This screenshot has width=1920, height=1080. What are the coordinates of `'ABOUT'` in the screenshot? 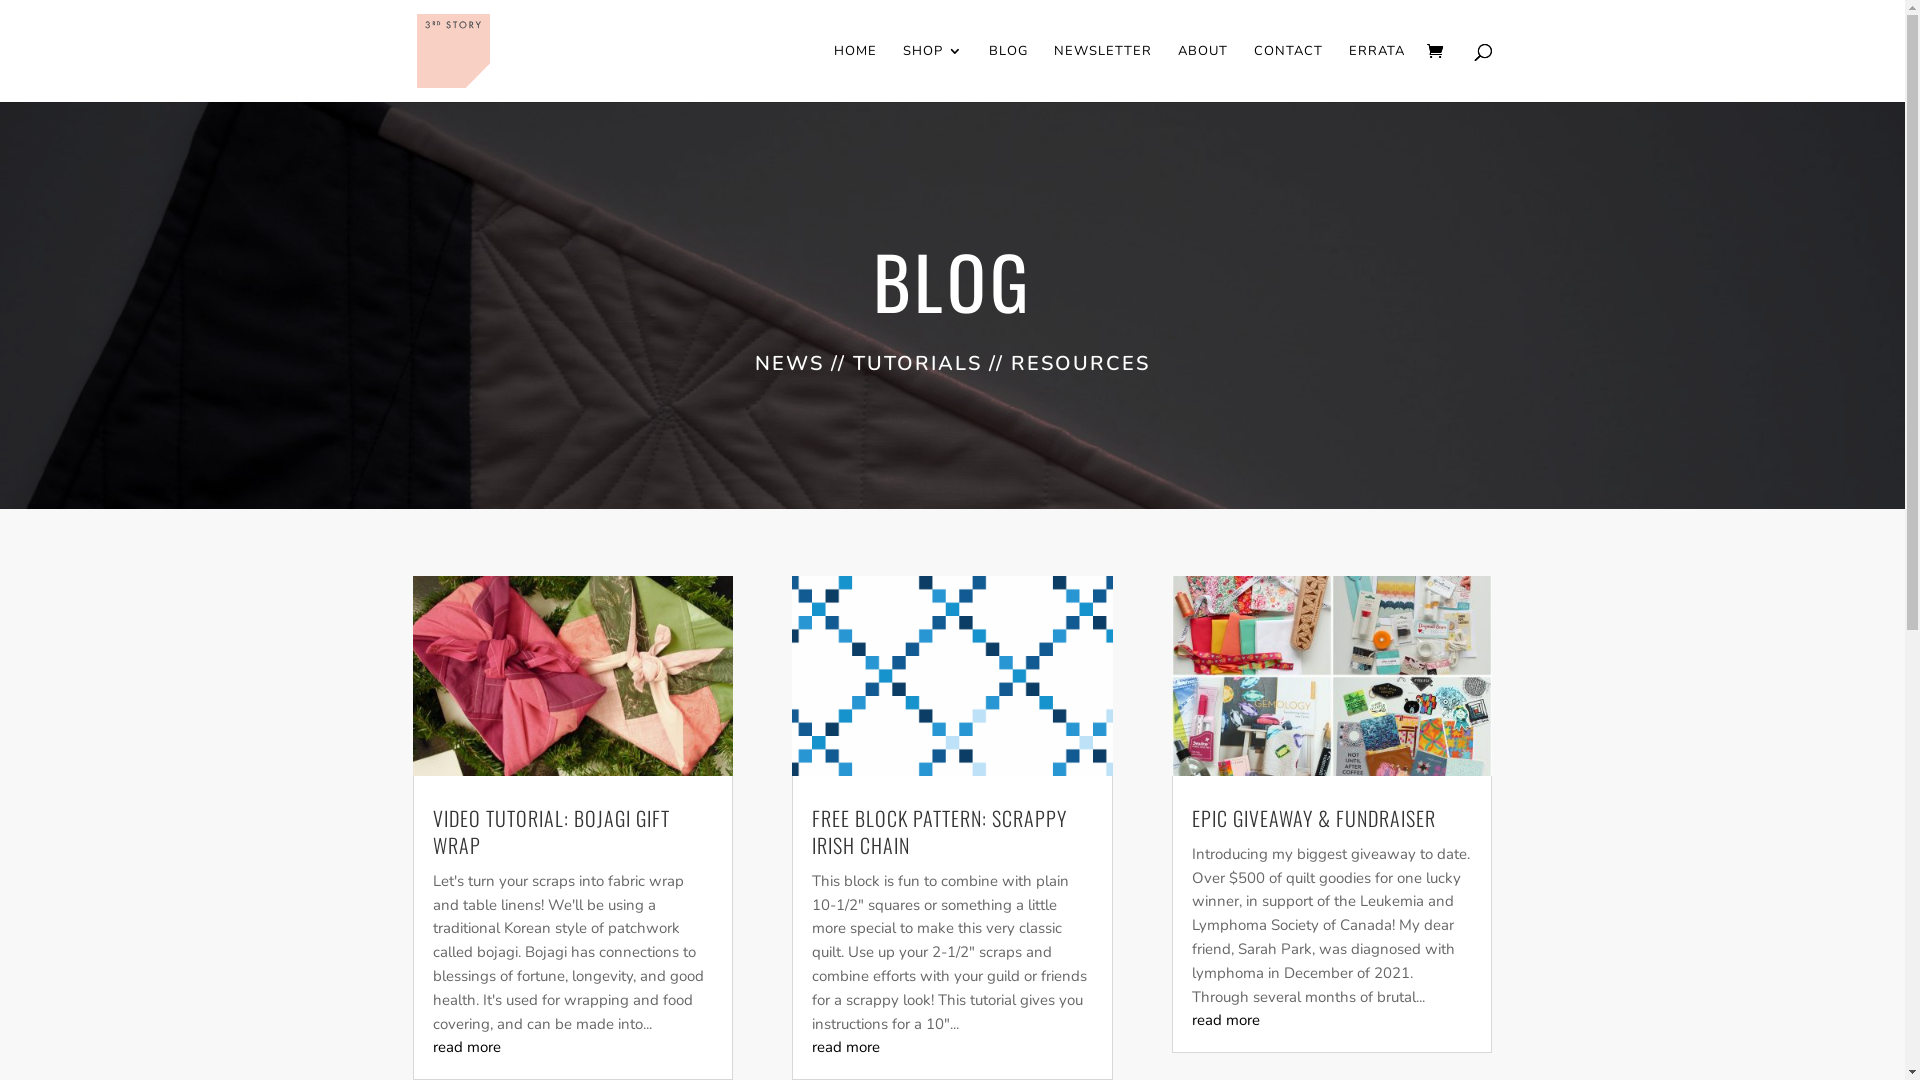 It's located at (1202, 72).